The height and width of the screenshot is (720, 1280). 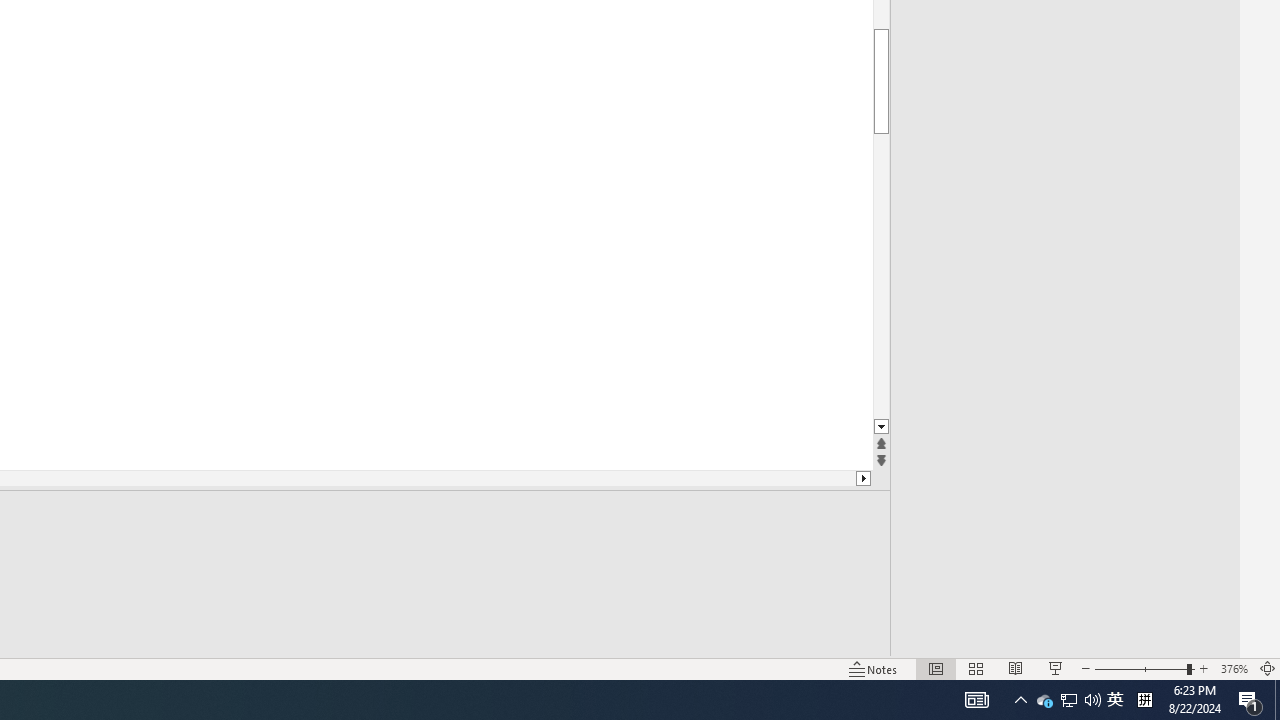 I want to click on 'Line down', so click(x=880, y=426).